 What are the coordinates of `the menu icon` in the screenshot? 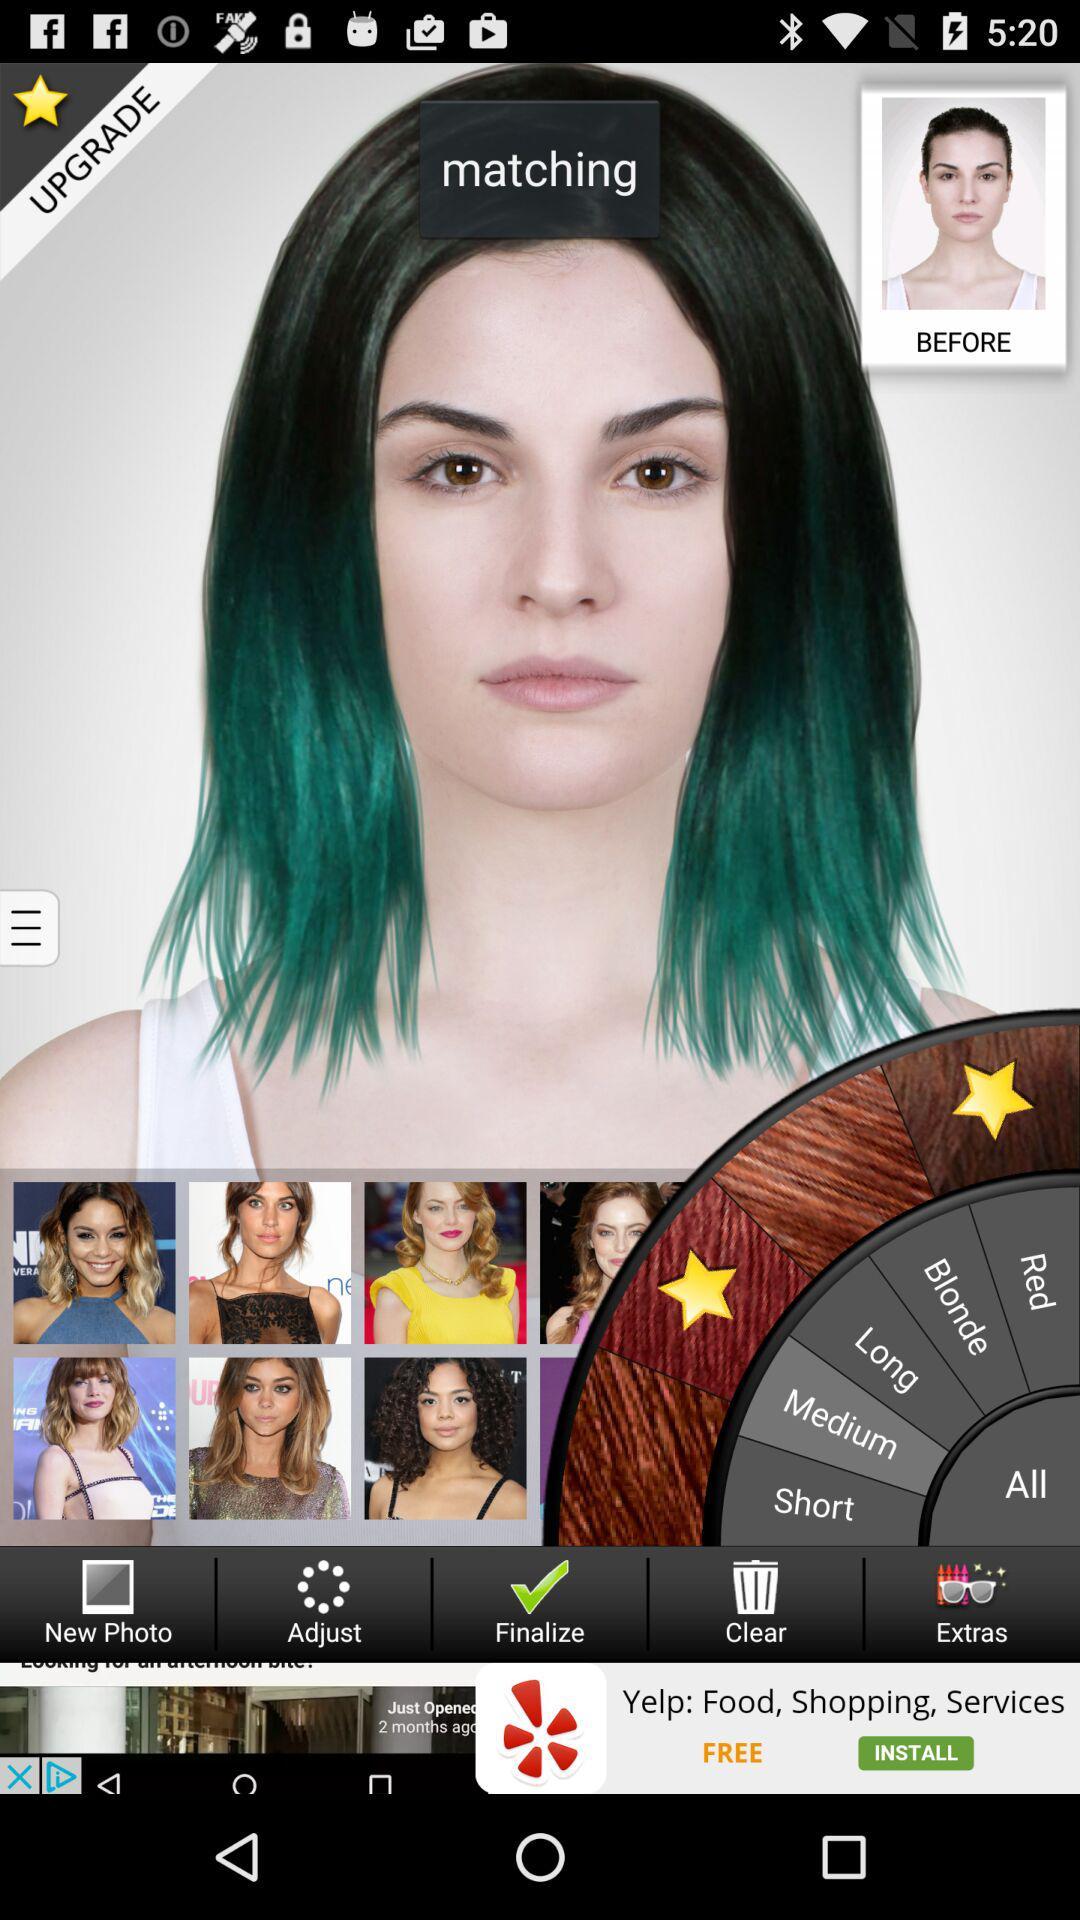 It's located at (32, 993).